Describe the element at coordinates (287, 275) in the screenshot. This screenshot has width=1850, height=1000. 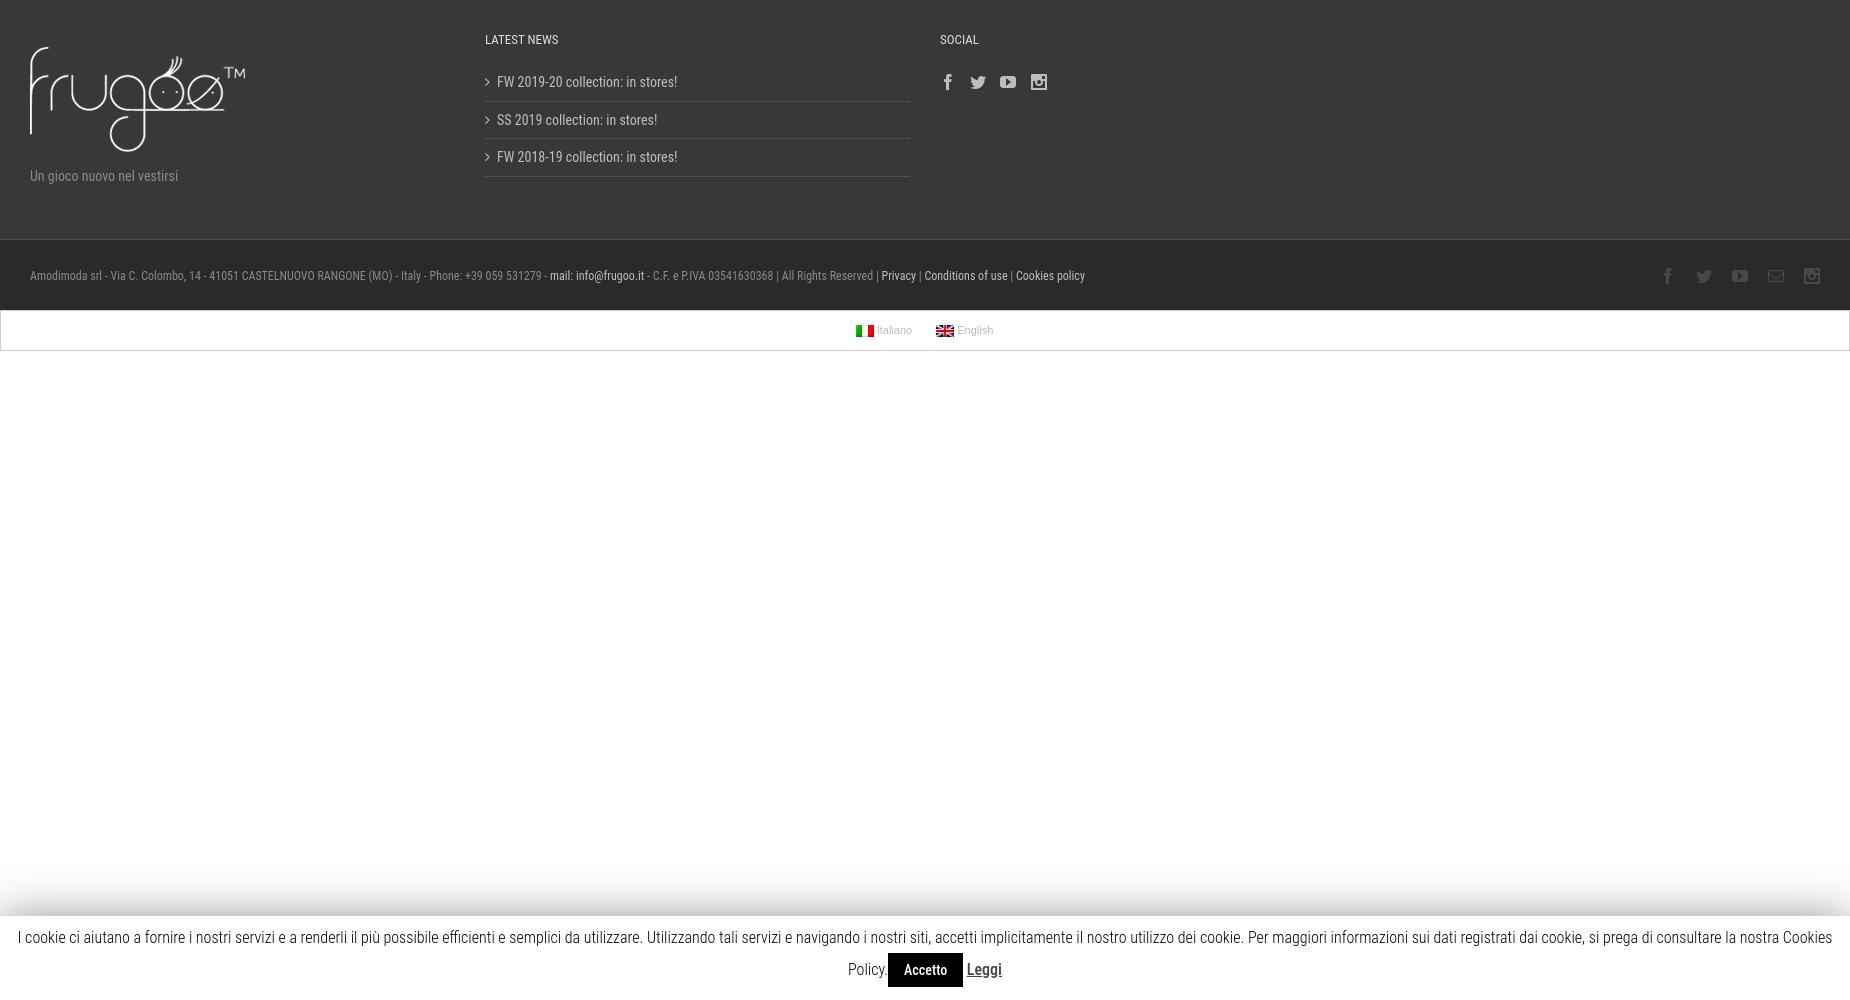
I see `'Amodimoda srl - Via C. Colombo, 14 - 41051 CASTELNUOVO RANGONE (MO) - Italy - Phone: +39 059 531279 -'` at that location.